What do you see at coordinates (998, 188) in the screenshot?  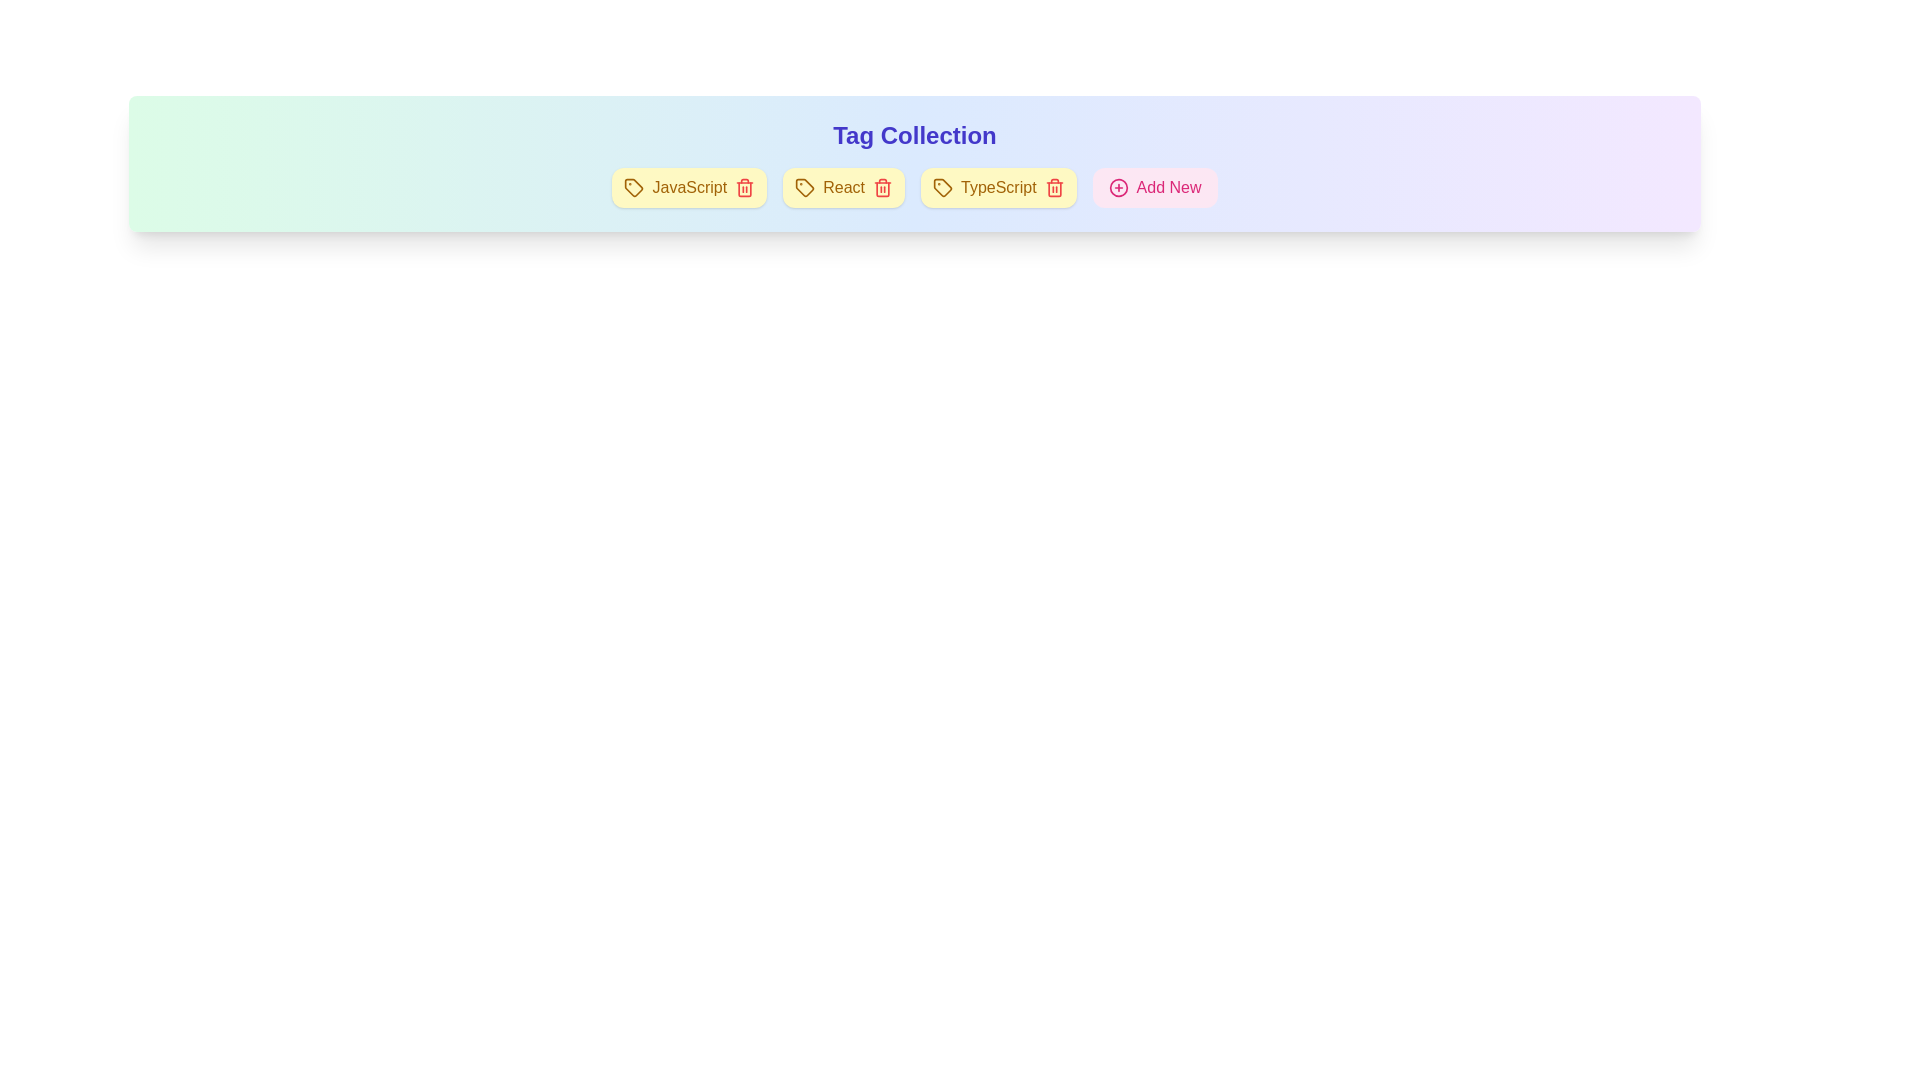 I see `the trash bin icon on the third tag in the 'Tag Collection' row` at bounding box center [998, 188].